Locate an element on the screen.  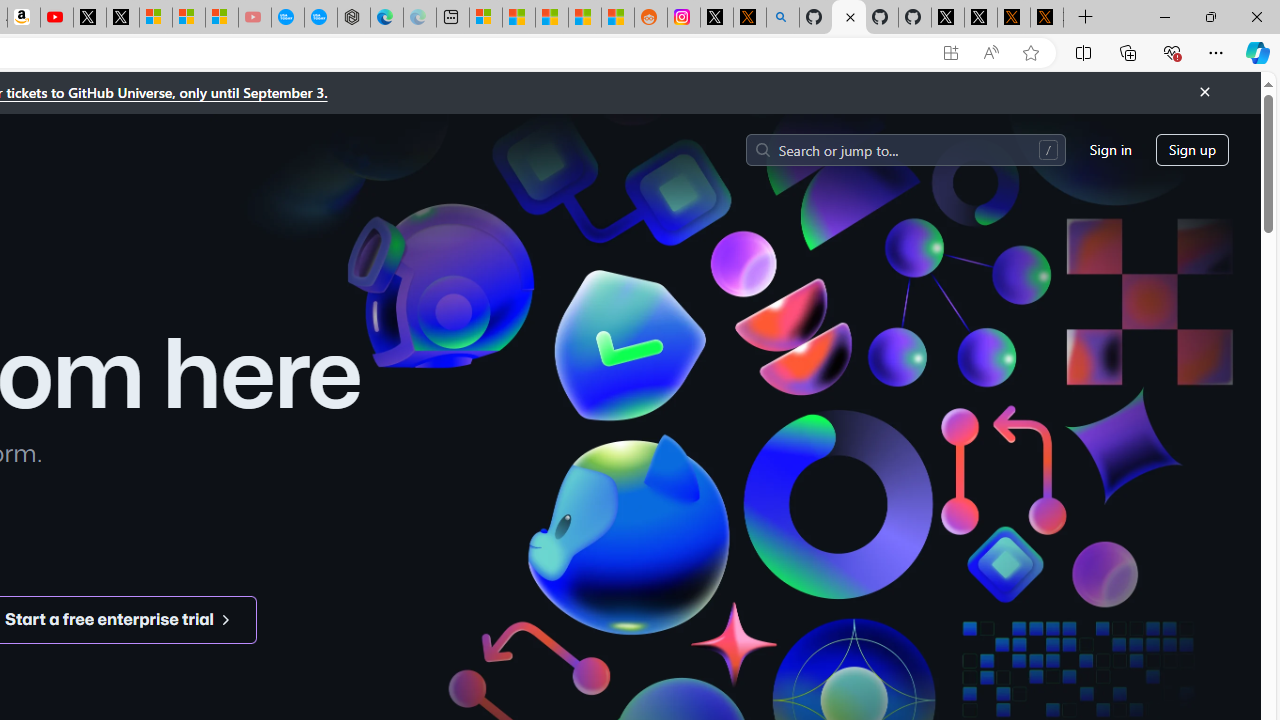
'Class: octicon arrow-symbol-mktg' is located at coordinates (225, 618).